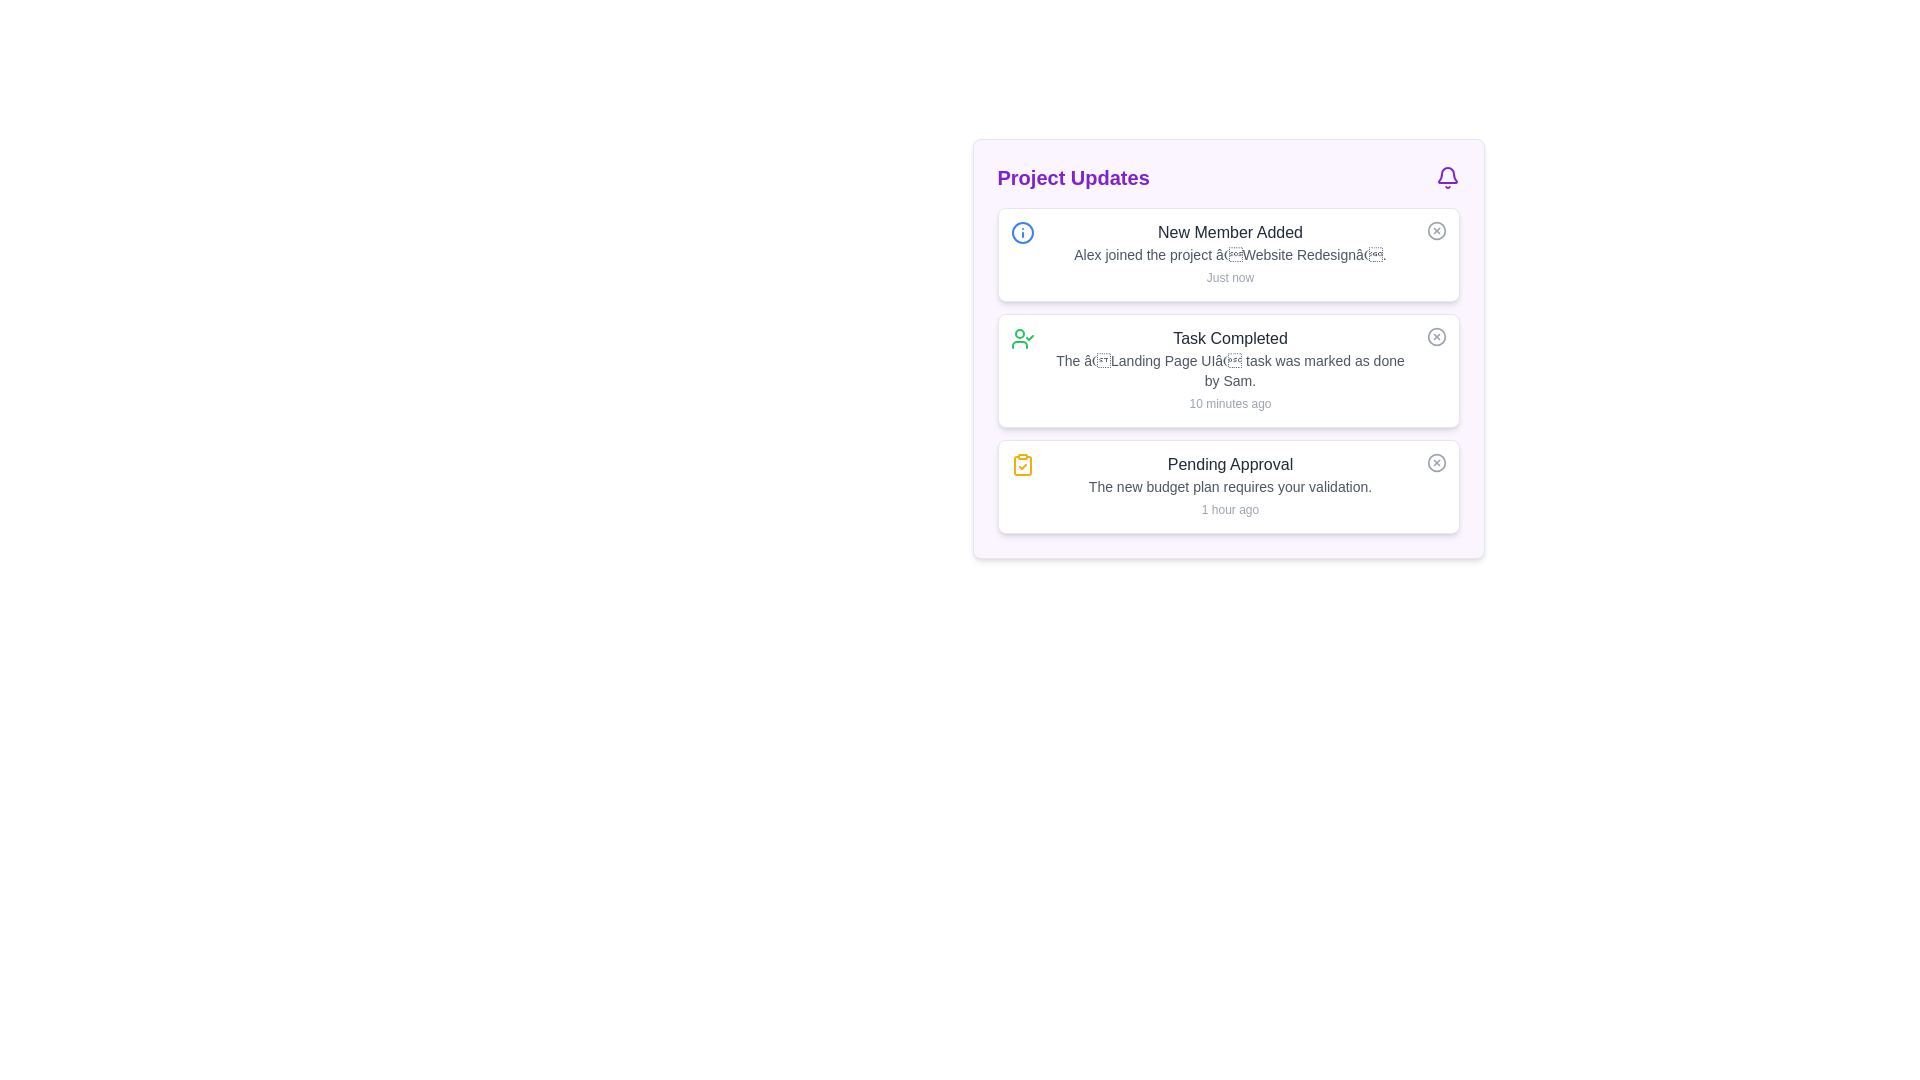 The width and height of the screenshot is (1920, 1080). What do you see at coordinates (1229, 277) in the screenshot?
I see `the timestamp text element that states 'Just now', located at the bottom of the notification block for 'New Member Added'` at bounding box center [1229, 277].